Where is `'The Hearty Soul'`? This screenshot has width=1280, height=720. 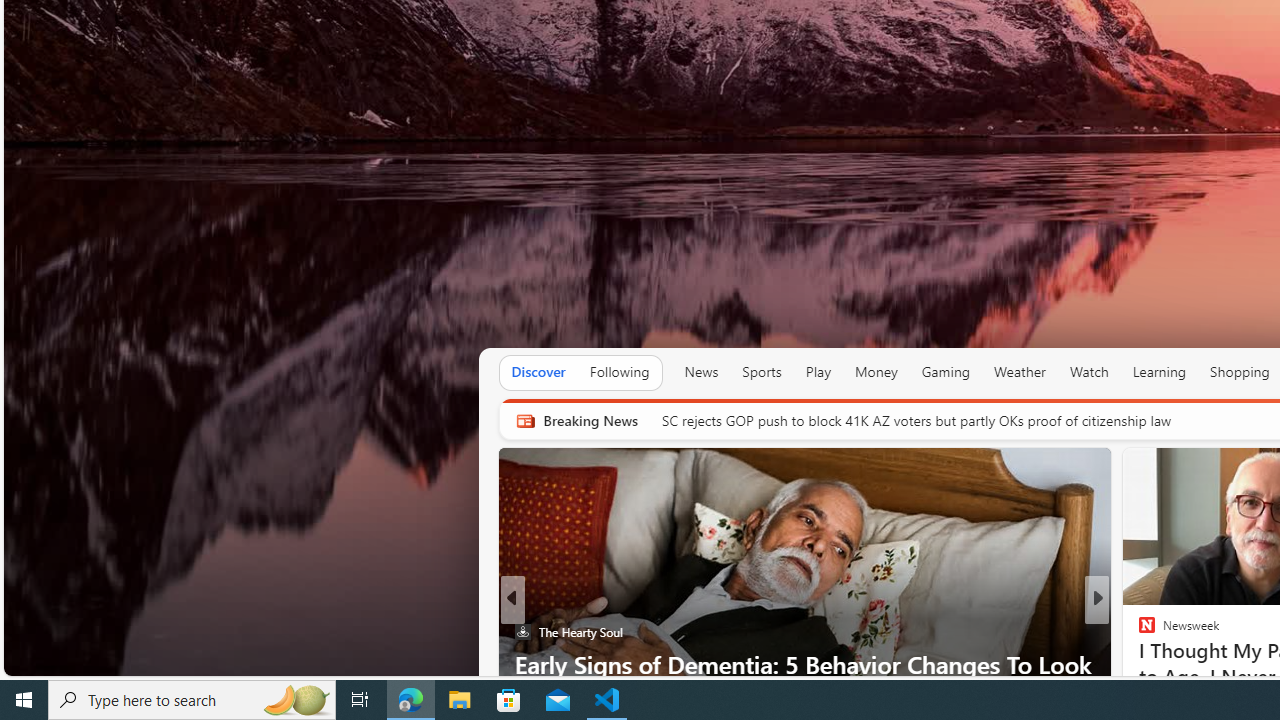
'The Hearty Soul' is located at coordinates (522, 632).